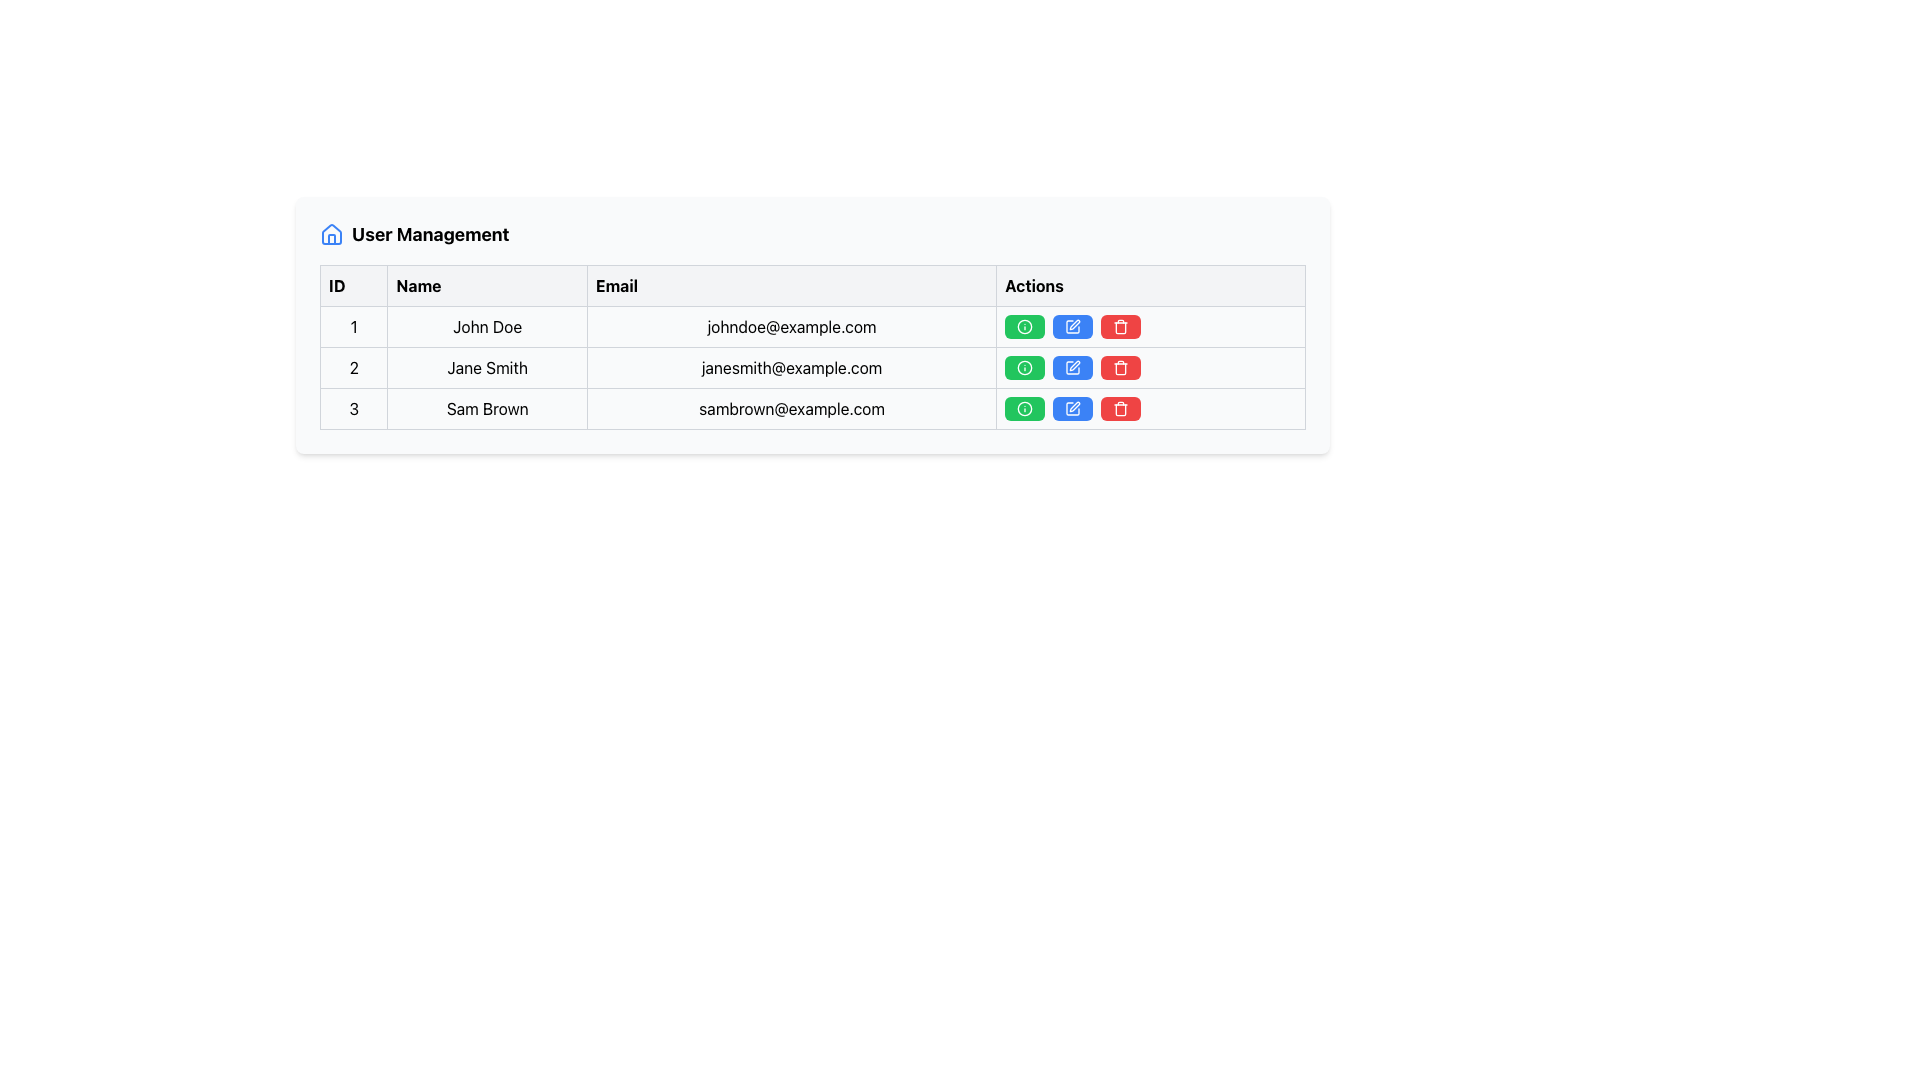 The width and height of the screenshot is (1920, 1080). Describe the element at coordinates (1025, 326) in the screenshot. I see `the SVG circle element that serves as the 'info' graphic icon, located in the 'Actions' column of the last row of the table` at that location.